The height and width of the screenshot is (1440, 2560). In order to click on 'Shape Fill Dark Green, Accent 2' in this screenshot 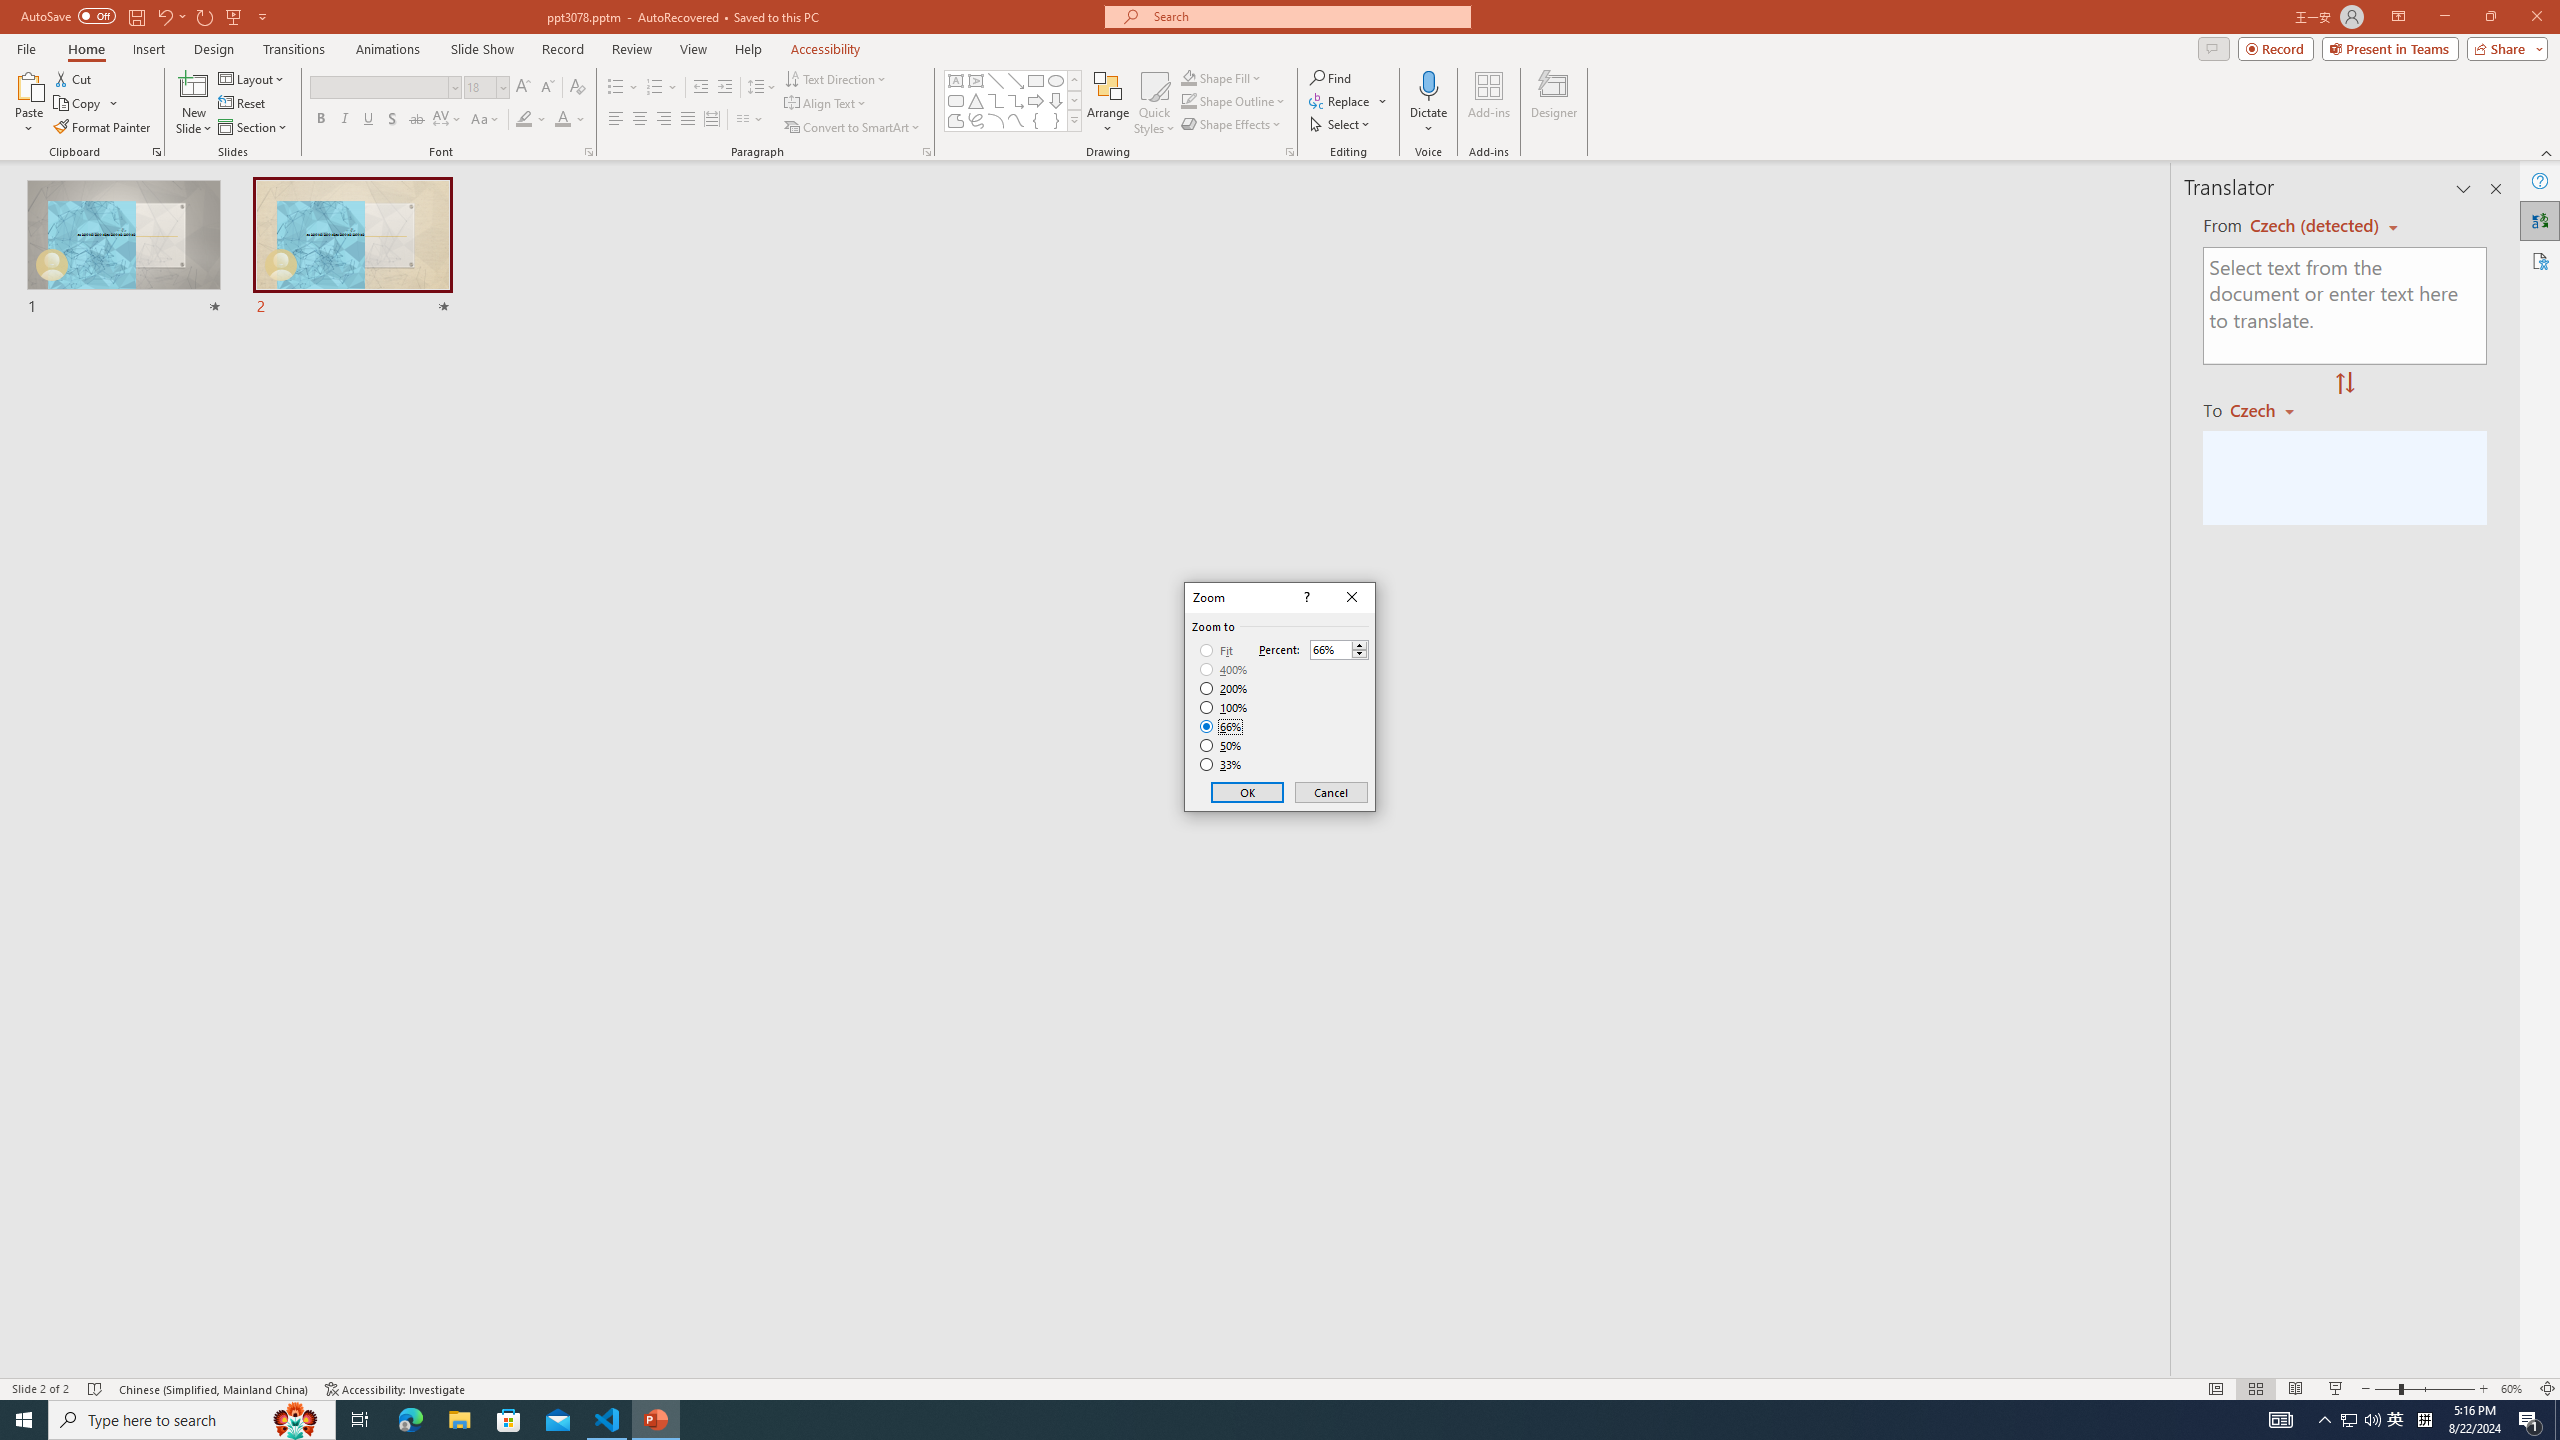, I will do `click(1189, 77)`.